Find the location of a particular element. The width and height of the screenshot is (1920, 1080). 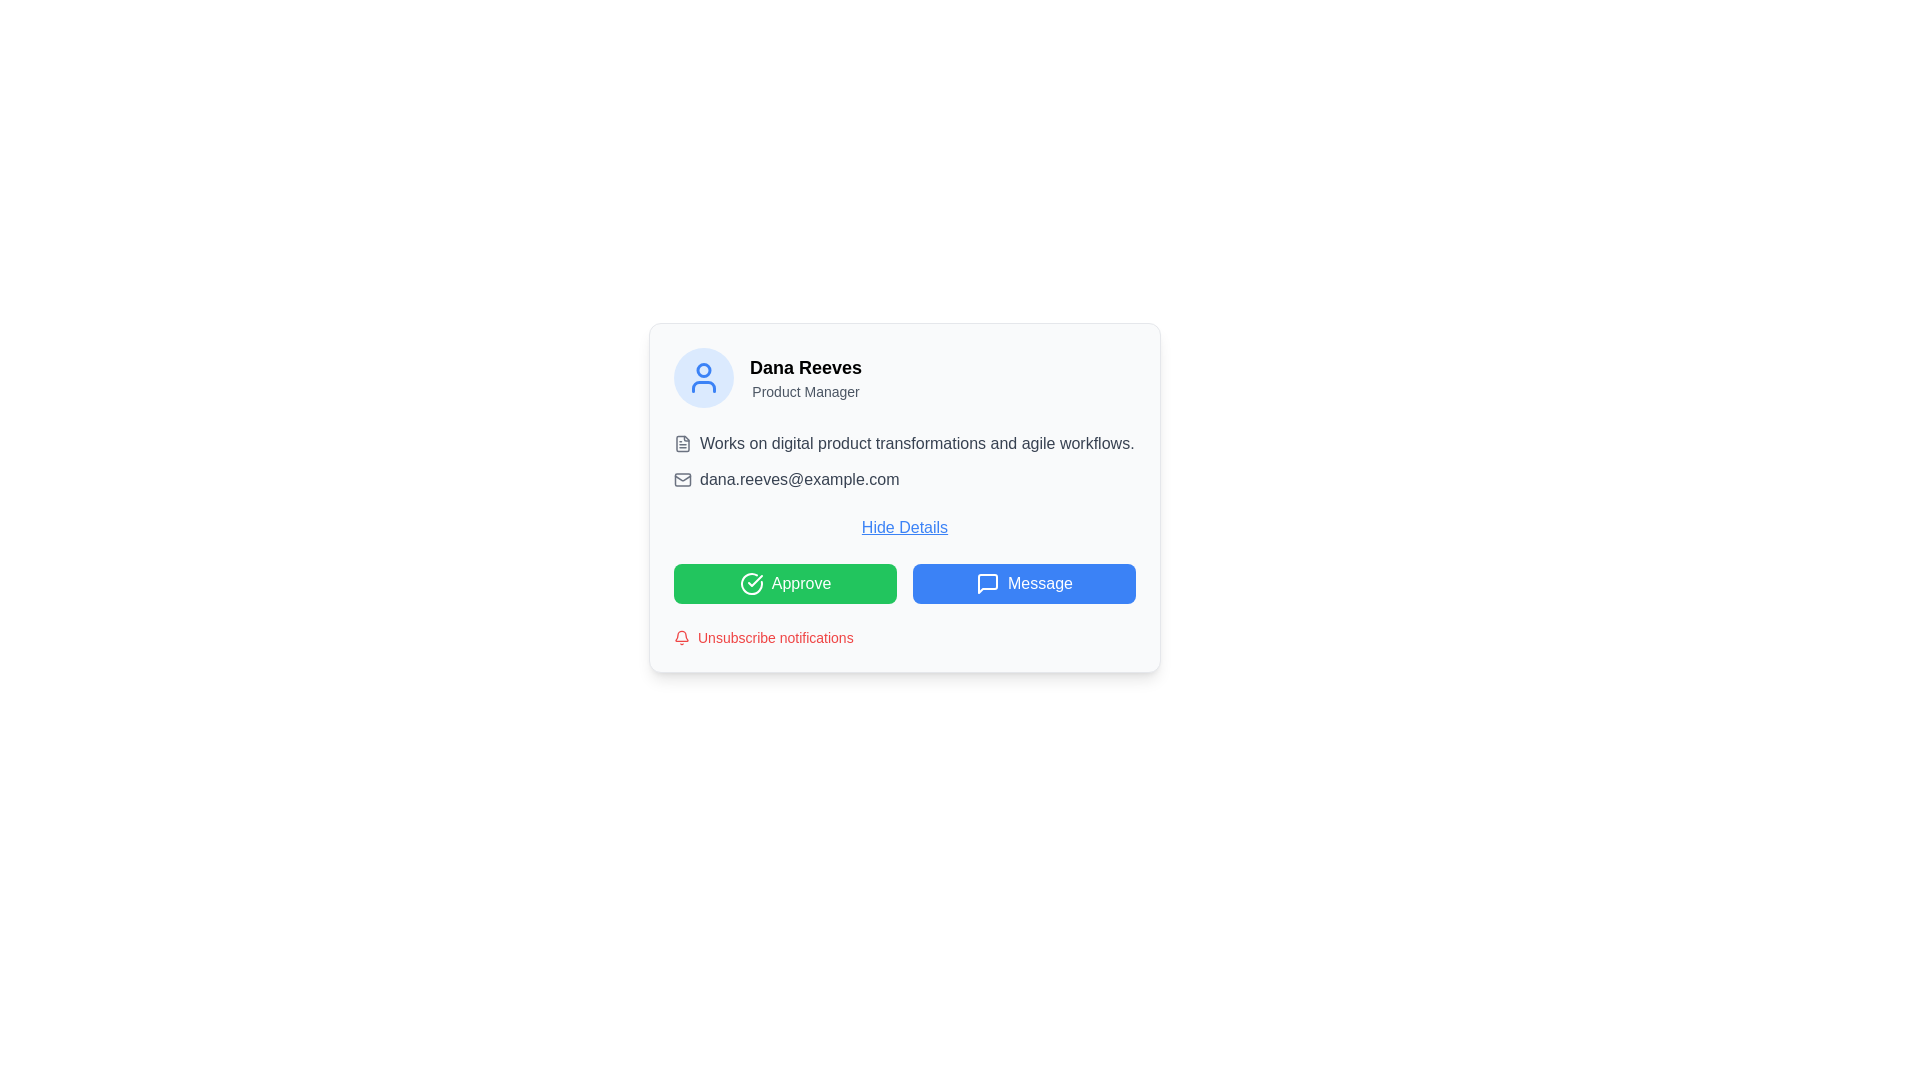

displayed information from the Text label that provides the identity and role of a person, located in the upper center of the card, to the right of a person icon is located at coordinates (806, 378).